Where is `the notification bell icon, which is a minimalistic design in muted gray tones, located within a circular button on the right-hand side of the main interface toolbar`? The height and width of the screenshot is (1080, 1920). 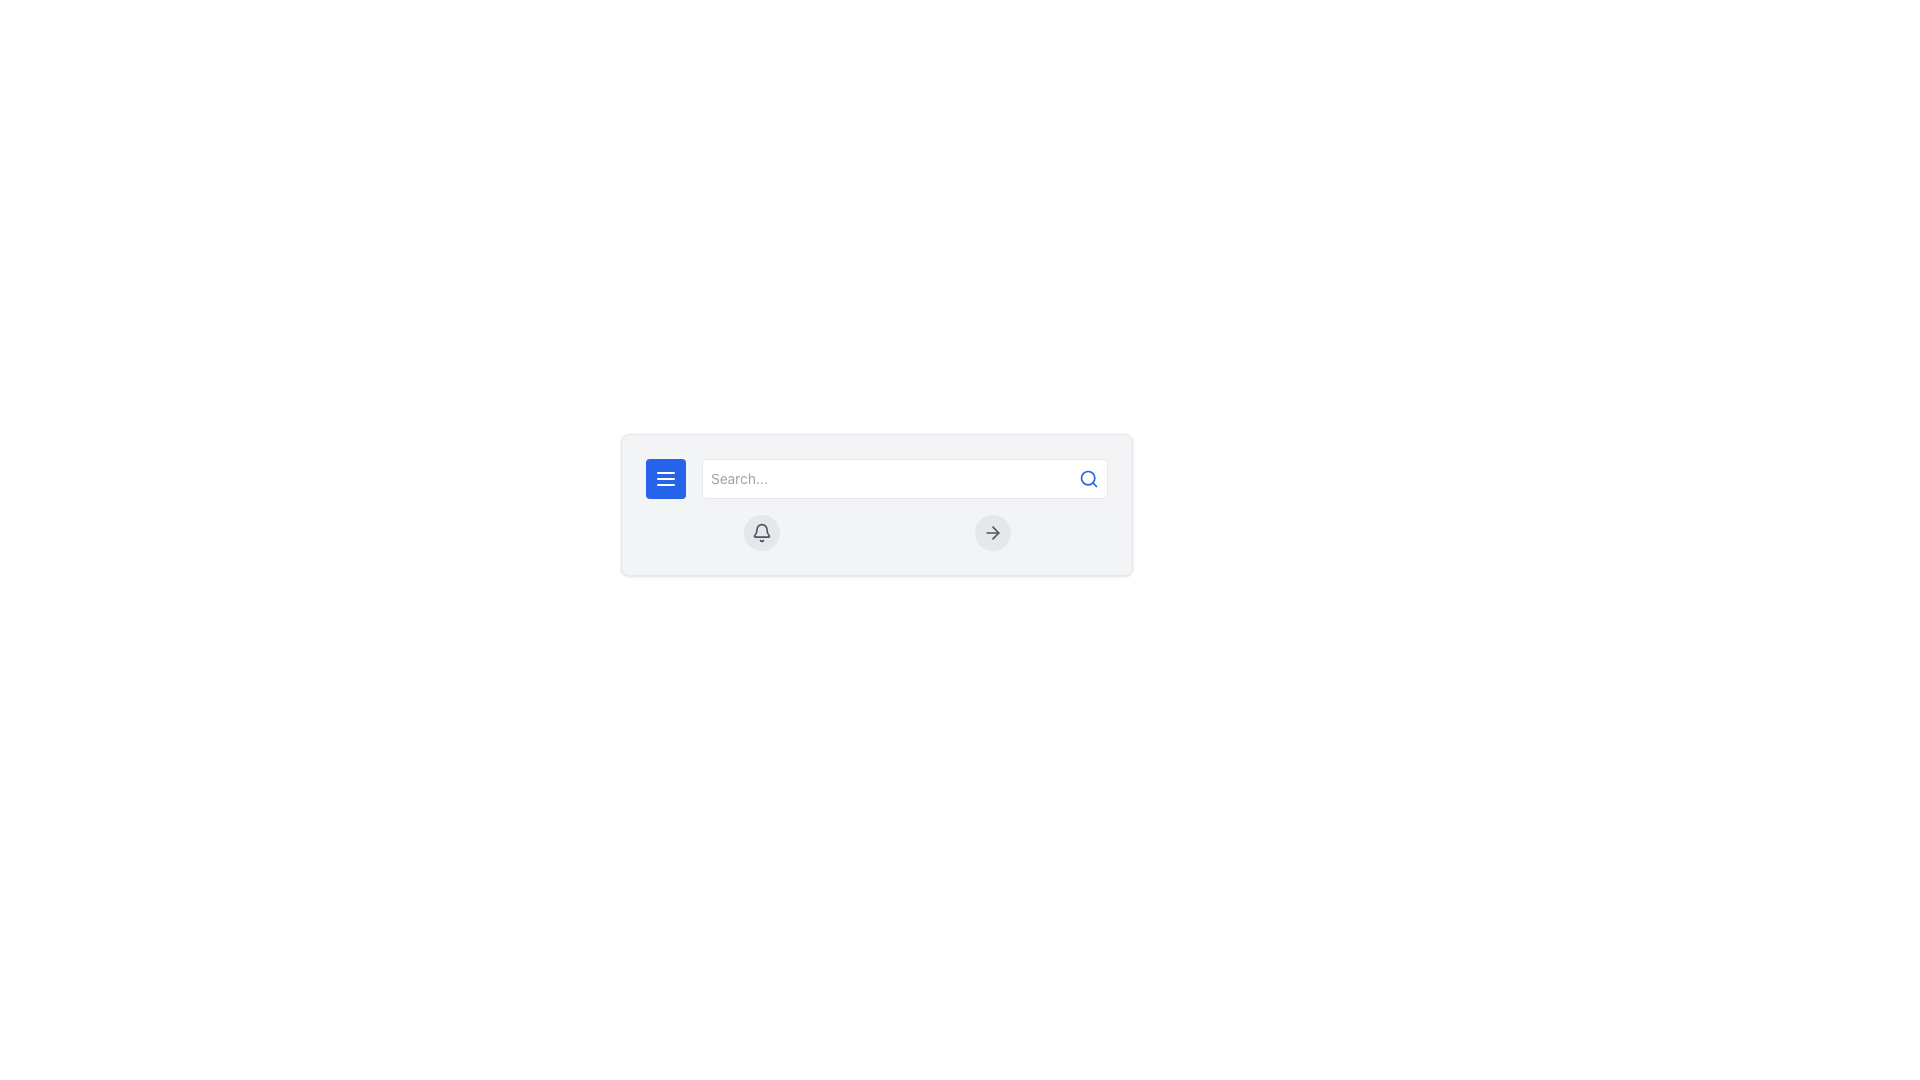 the notification bell icon, which is a minimalistic design in muted gray tones, located within a circular button on the right-hand side of the main interface toolbar is located at coordinates (760, 531).